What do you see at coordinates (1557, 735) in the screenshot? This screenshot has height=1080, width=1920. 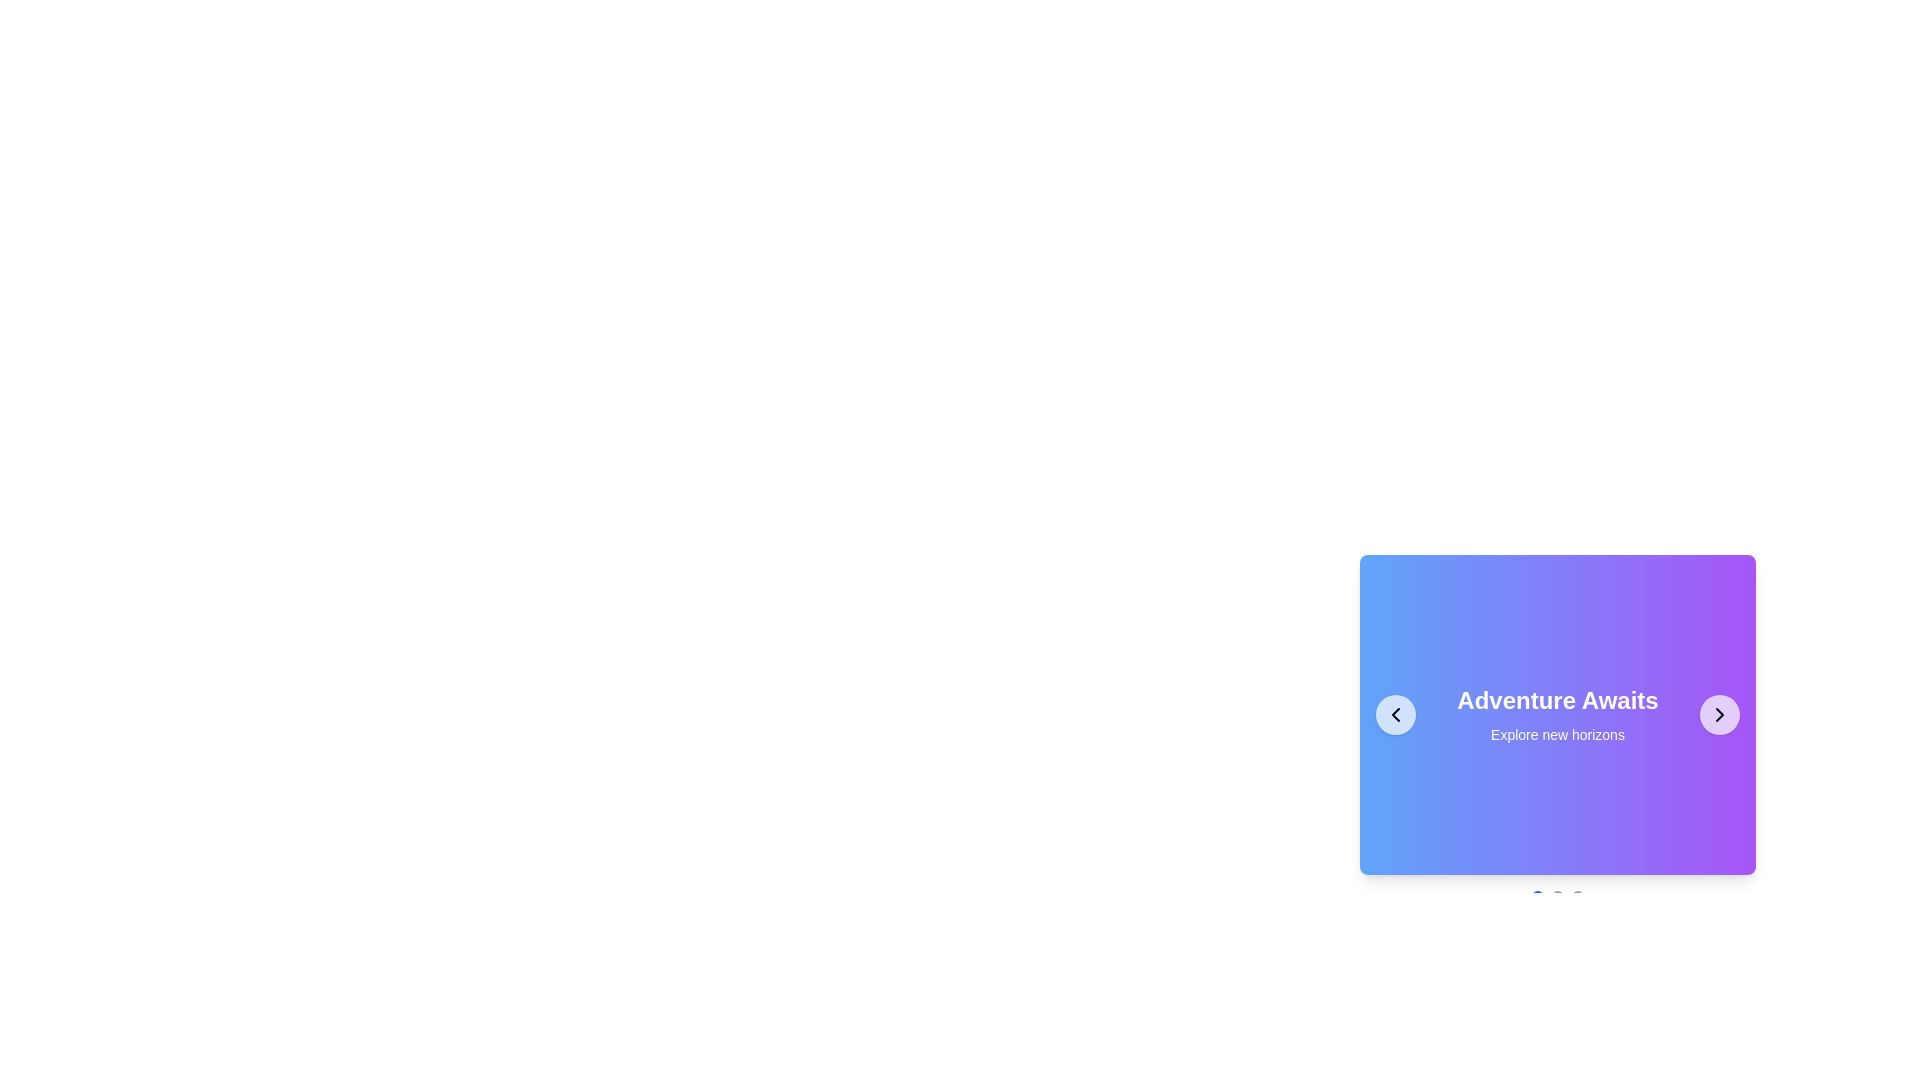 I see `the Text Label located below the title 'Adventure Awaits' in the carousel section, which enhances the visual theme with descriptive or inspirational text` at bounding box center [1557, 735].